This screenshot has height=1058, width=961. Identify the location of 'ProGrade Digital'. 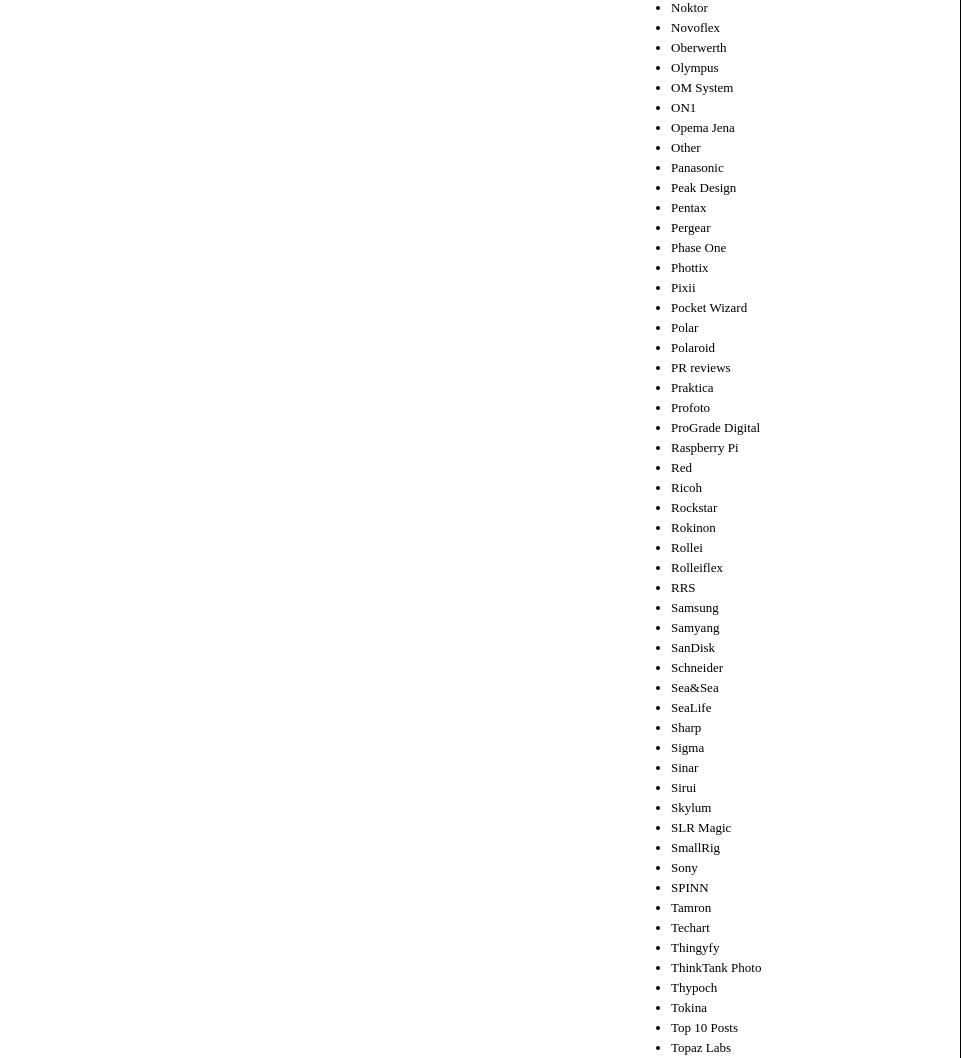
(715, 426).